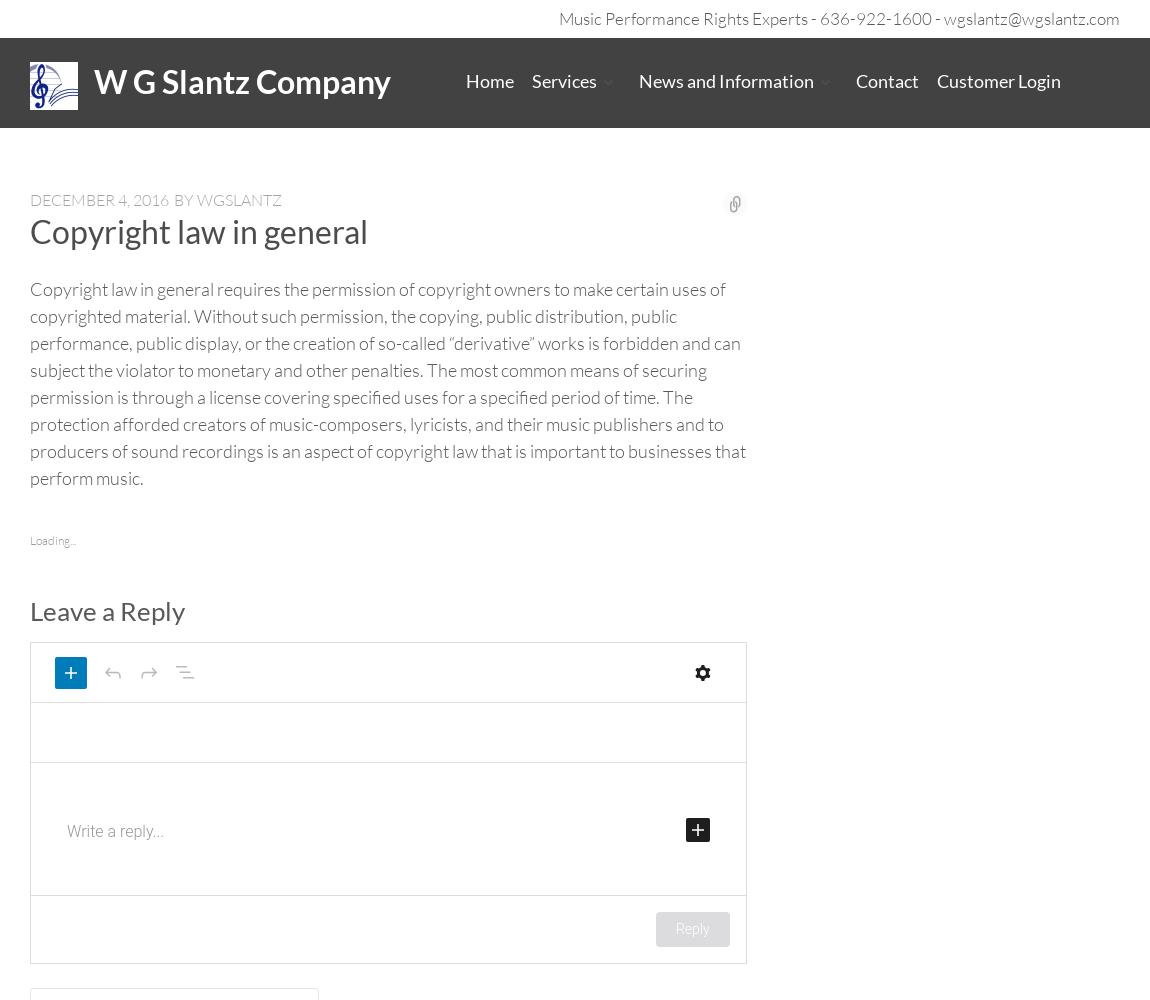  Describe the element at coordinates (52, 539) in the screenshot. I see `'Loading...'` at that location.